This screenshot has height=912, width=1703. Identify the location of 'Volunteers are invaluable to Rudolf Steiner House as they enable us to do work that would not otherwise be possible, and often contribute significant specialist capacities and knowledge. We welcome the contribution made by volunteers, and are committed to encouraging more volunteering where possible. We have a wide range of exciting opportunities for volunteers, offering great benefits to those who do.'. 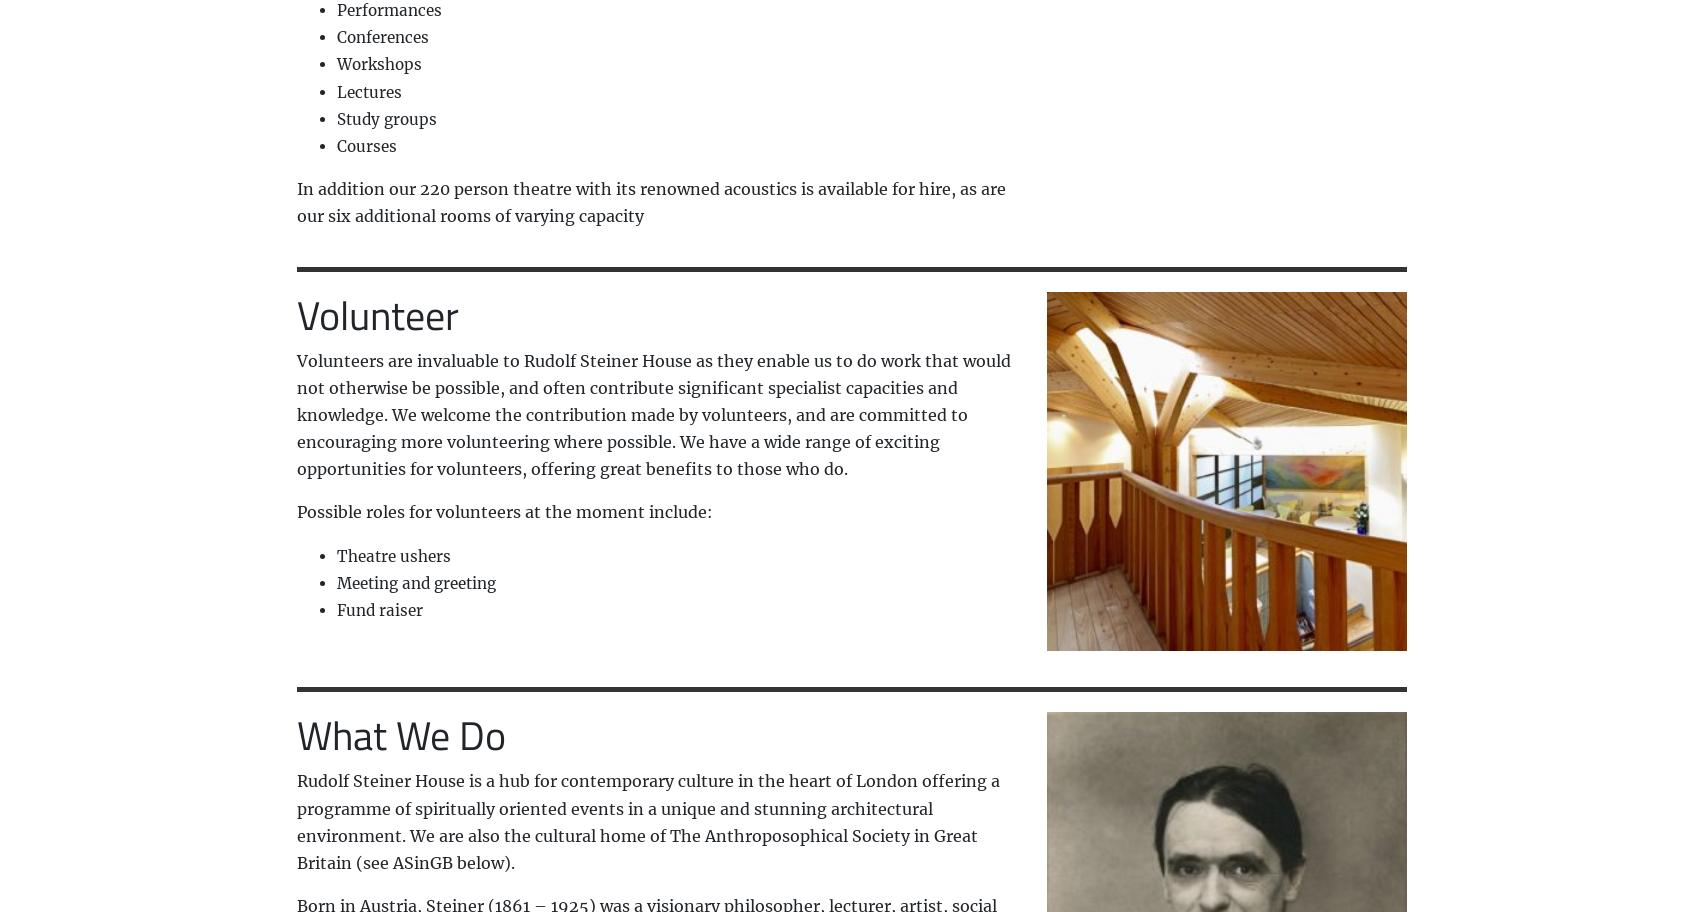
(651, 414).